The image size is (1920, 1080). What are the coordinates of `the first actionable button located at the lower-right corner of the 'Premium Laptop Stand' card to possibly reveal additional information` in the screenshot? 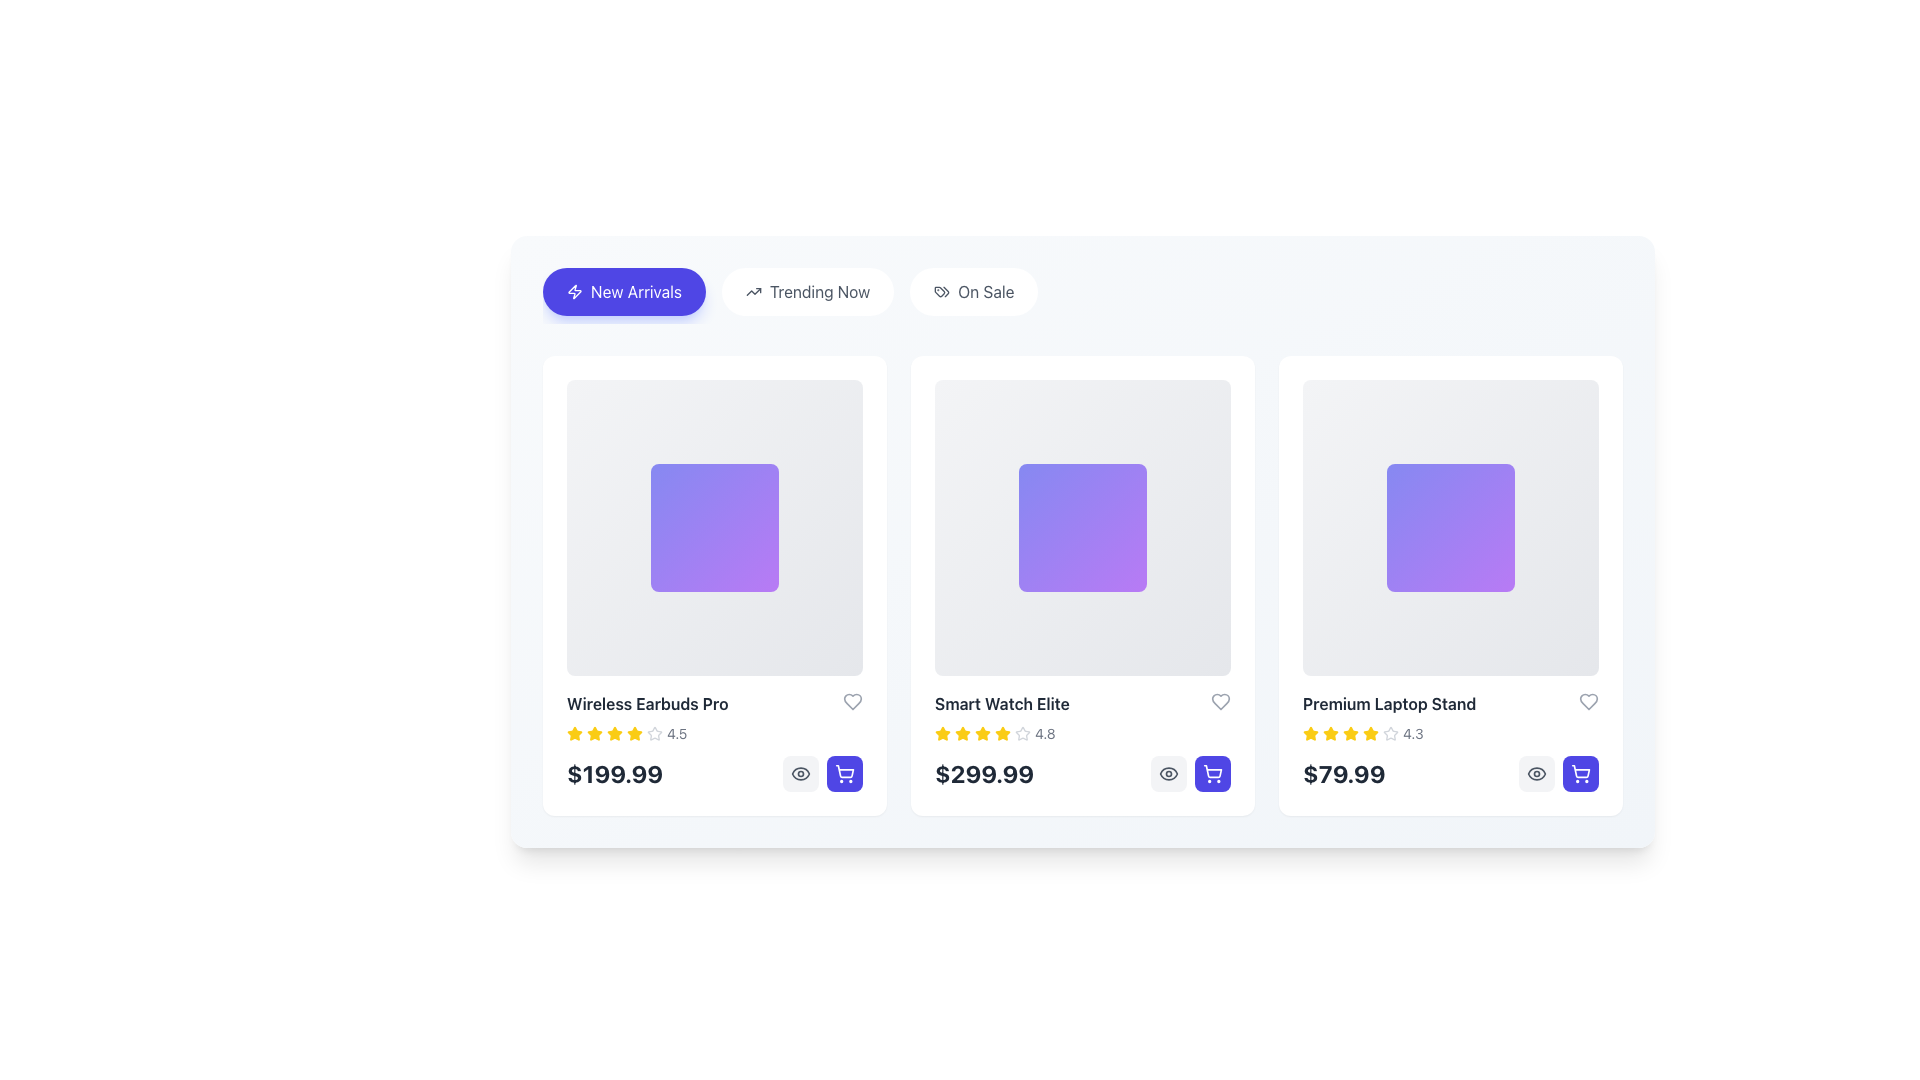 It's located at (1535, 773).